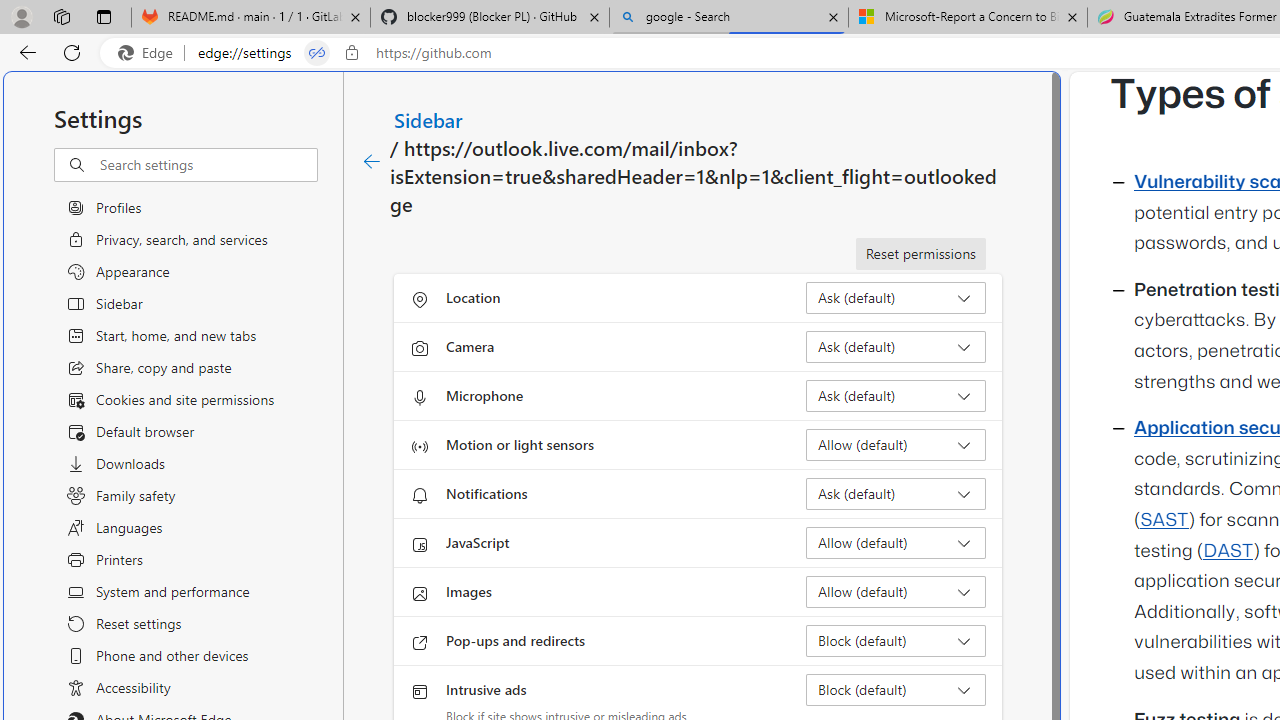 The height and width of the screenshot is (720, 1280). I want to click on 'Pop-ups and redirects Block (default)', so click(895, 640).